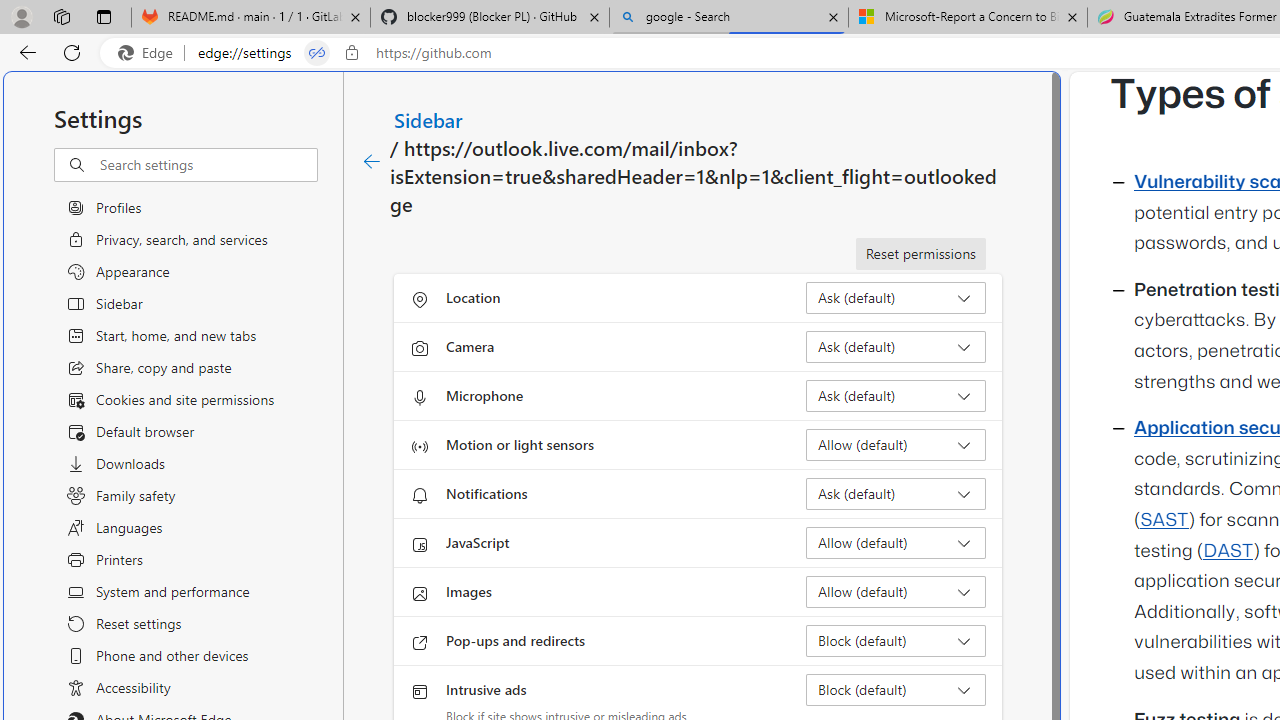 The height and width of the screenshot is (720, 1280). I want to click on 'Pop-ups and redirects Block (default)', so click(895, 640).